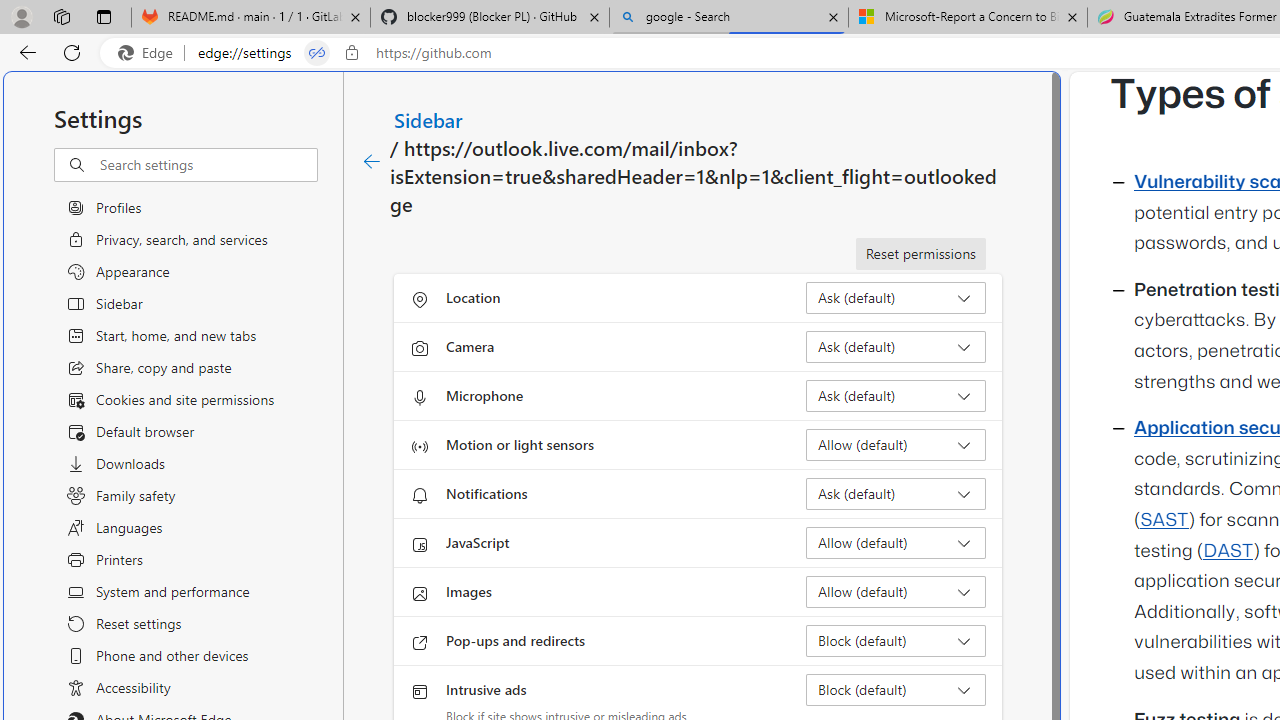 The height and width of the screenshot is (720, 1280). I want to click on 'Pop-ups and redirects Block (default)', so click(895, 640).